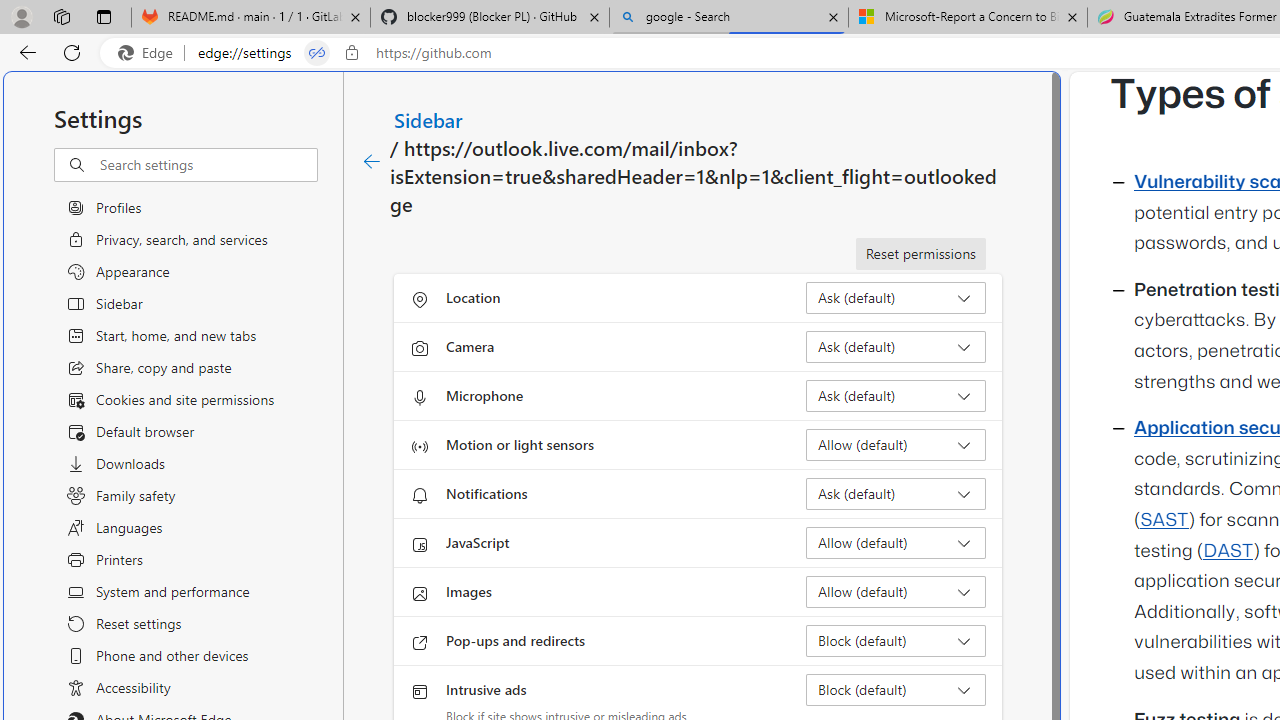 The height and width of the screenshot is (720, 1280). I want to click on 'Pop-ups and redirects Block (default)', so click(895, 640).